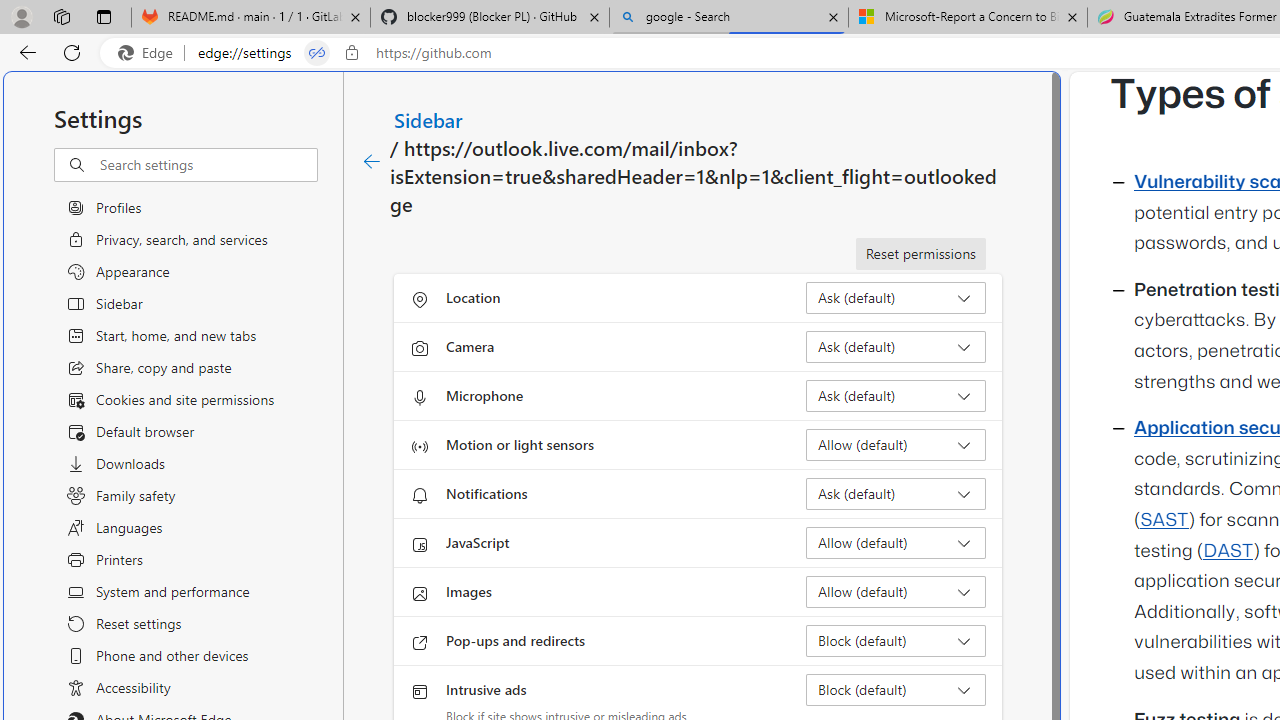 The height and width of the screenshot is (720, 1280). I want to click on 'Pop-ups and redirects Block (default)', so click(895, 640).